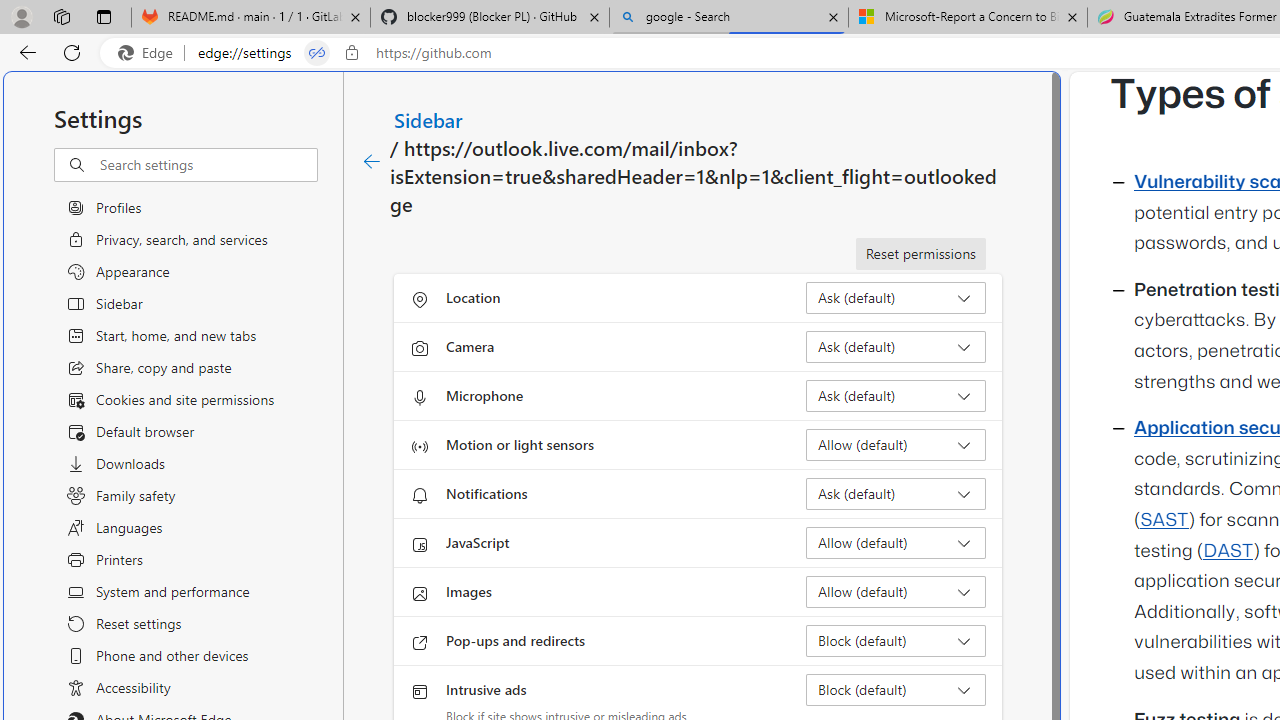 The height and width of the screenshot is (720, 1280). I want to click on 'Pop-ups and redirects Block (default)', so click(895, 640).